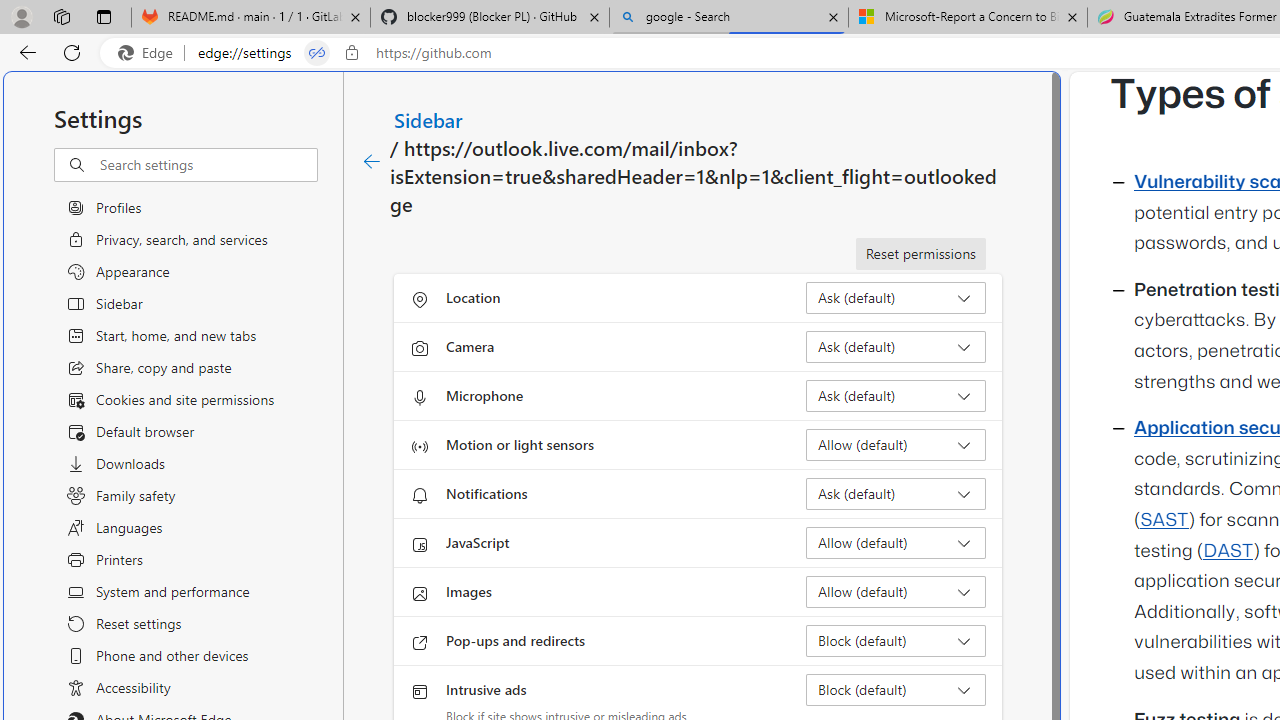 The height and width of the screenshot is (720, 1280). I want to click on 'Pop-ups and redirects Block (default)', so click(895, 640).